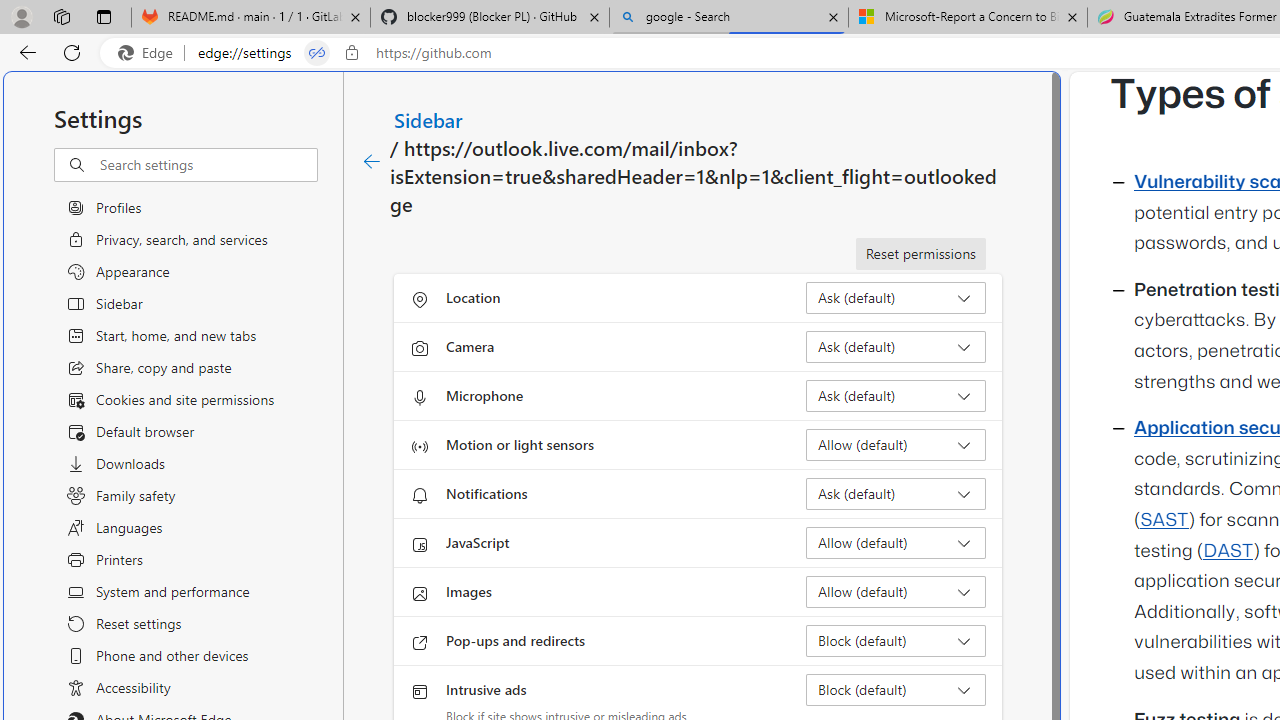 The height and width of the screenshot is (720, 1280). I want to click on 'Pop-ups and redirects Block (default)', so click(895, 640).